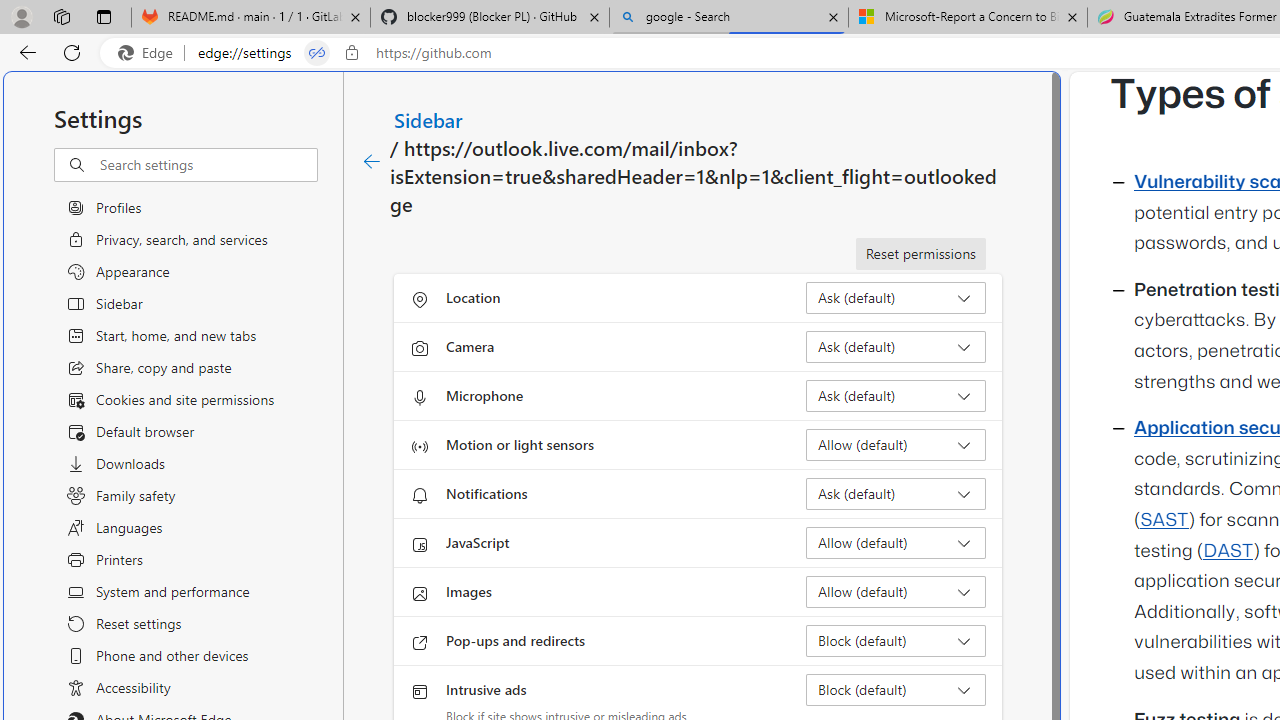 The height and width of the screenshot is (720, 1280). I want to click on 'Pop-ups and redirects Block (default)', so click(895, 640).